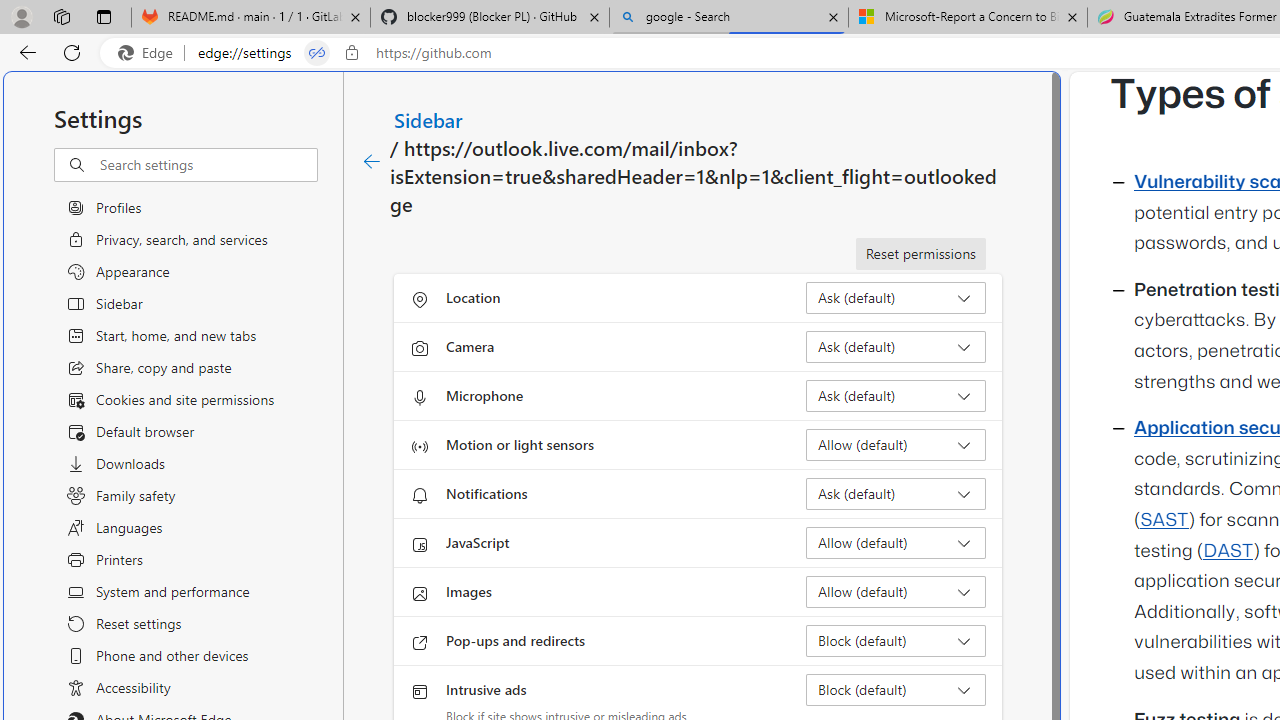 The height and width of the screenshot is (720, 1280). I want to click on 'Pop-ups and redirects Block (default)', so click(895, 640).